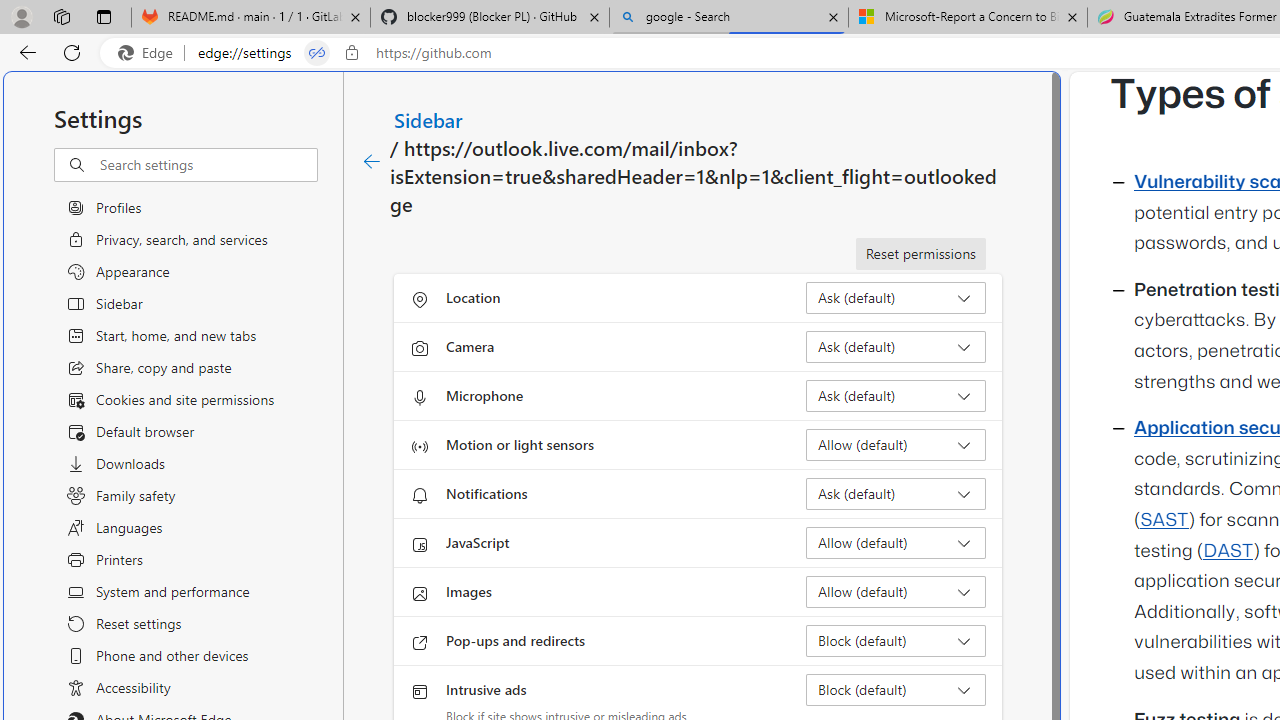 The height and width of the screenshot is (720, 1280). I want to click on 'Pop-ups and redirects Block (default)', so click(895, 640).